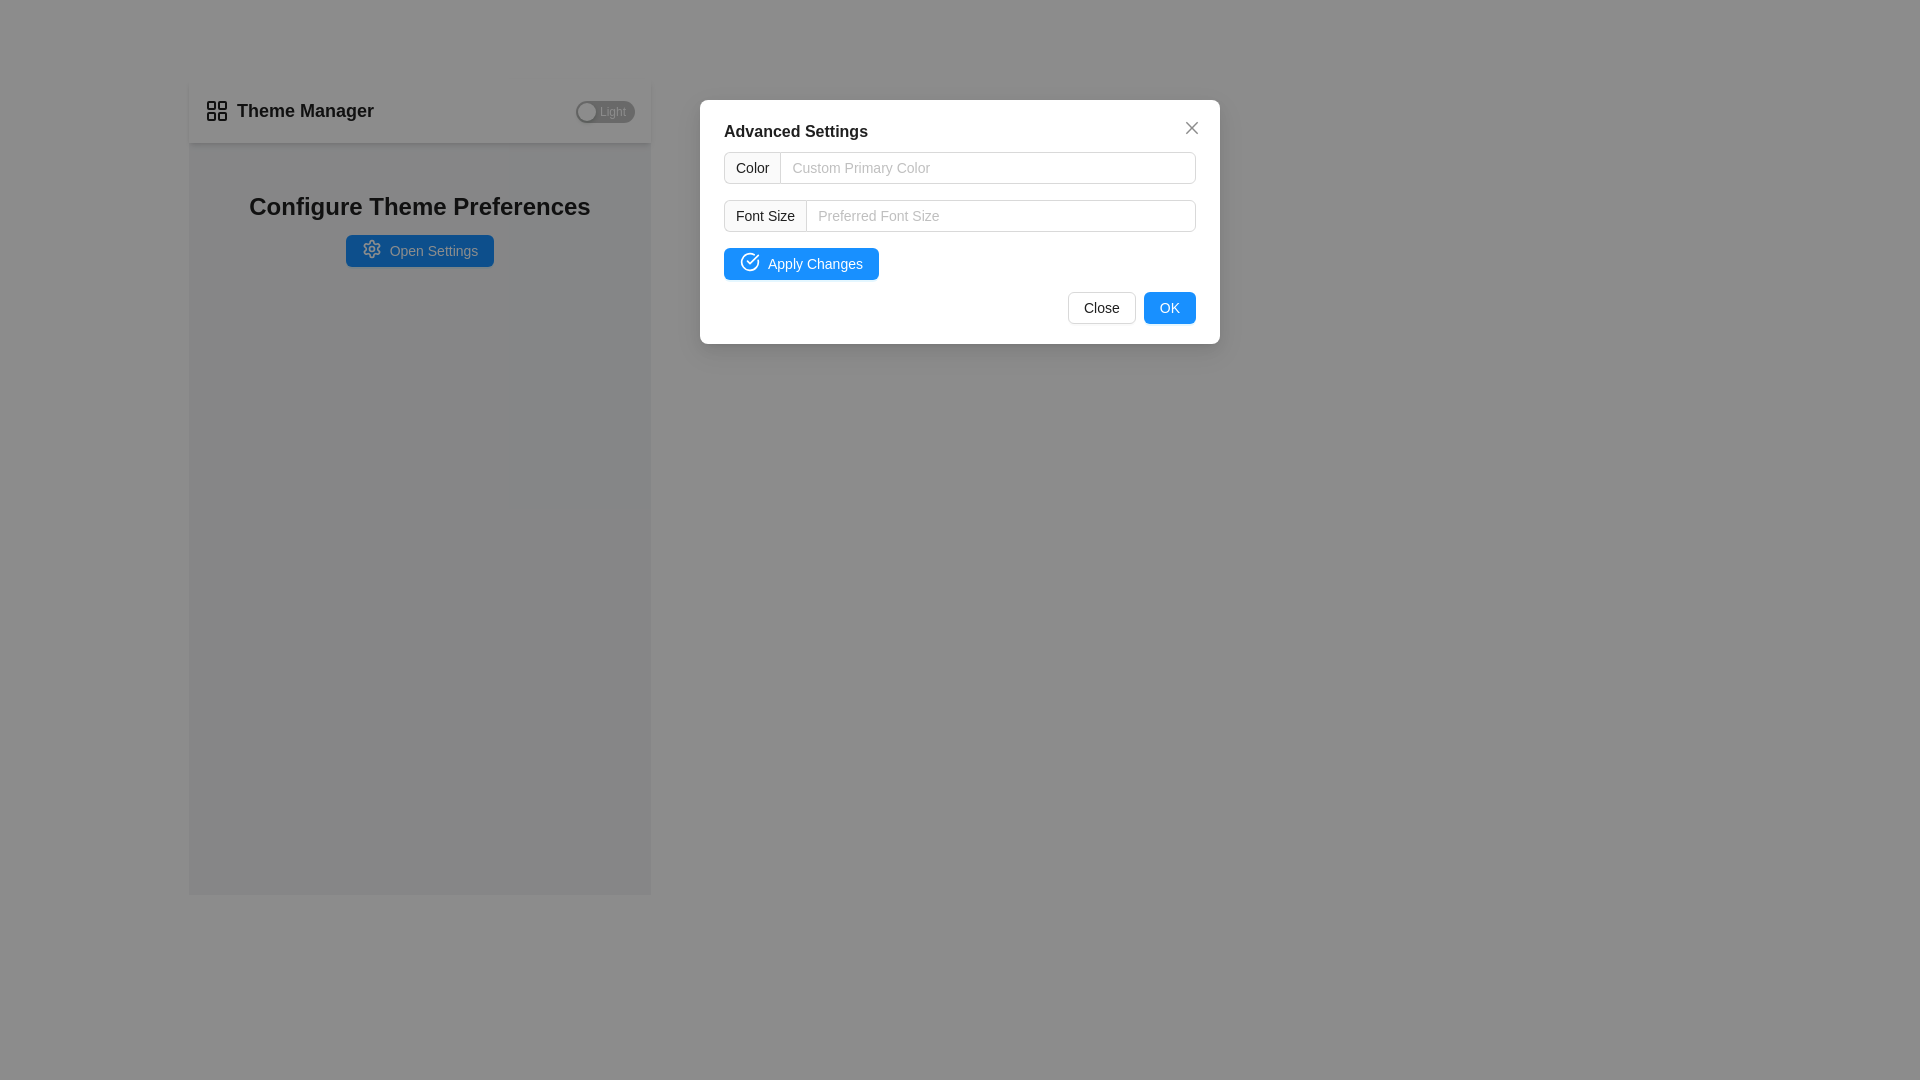  I want to click on the icon located at the left edge of the 'Open Settings' button, so click(371, 249).